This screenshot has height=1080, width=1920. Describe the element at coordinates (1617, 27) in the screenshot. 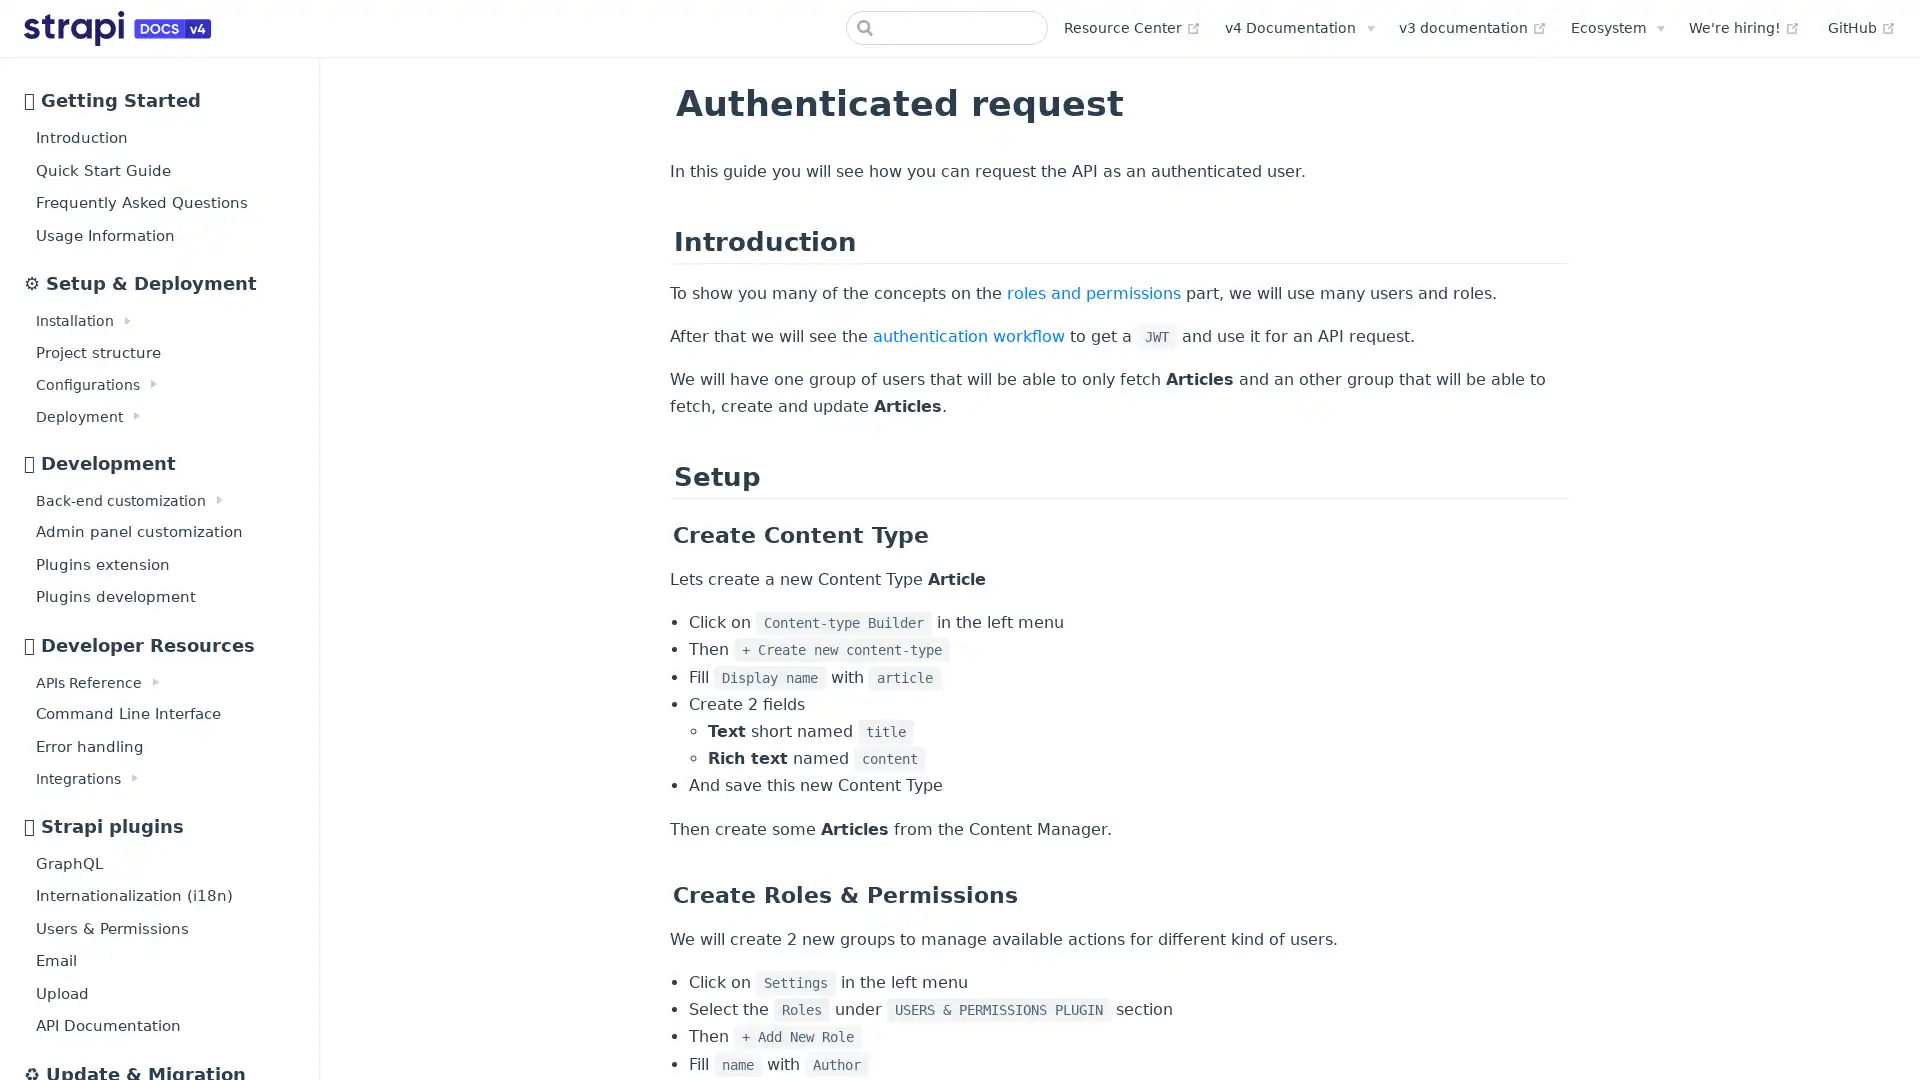

I see `Ecosystem` at that location.